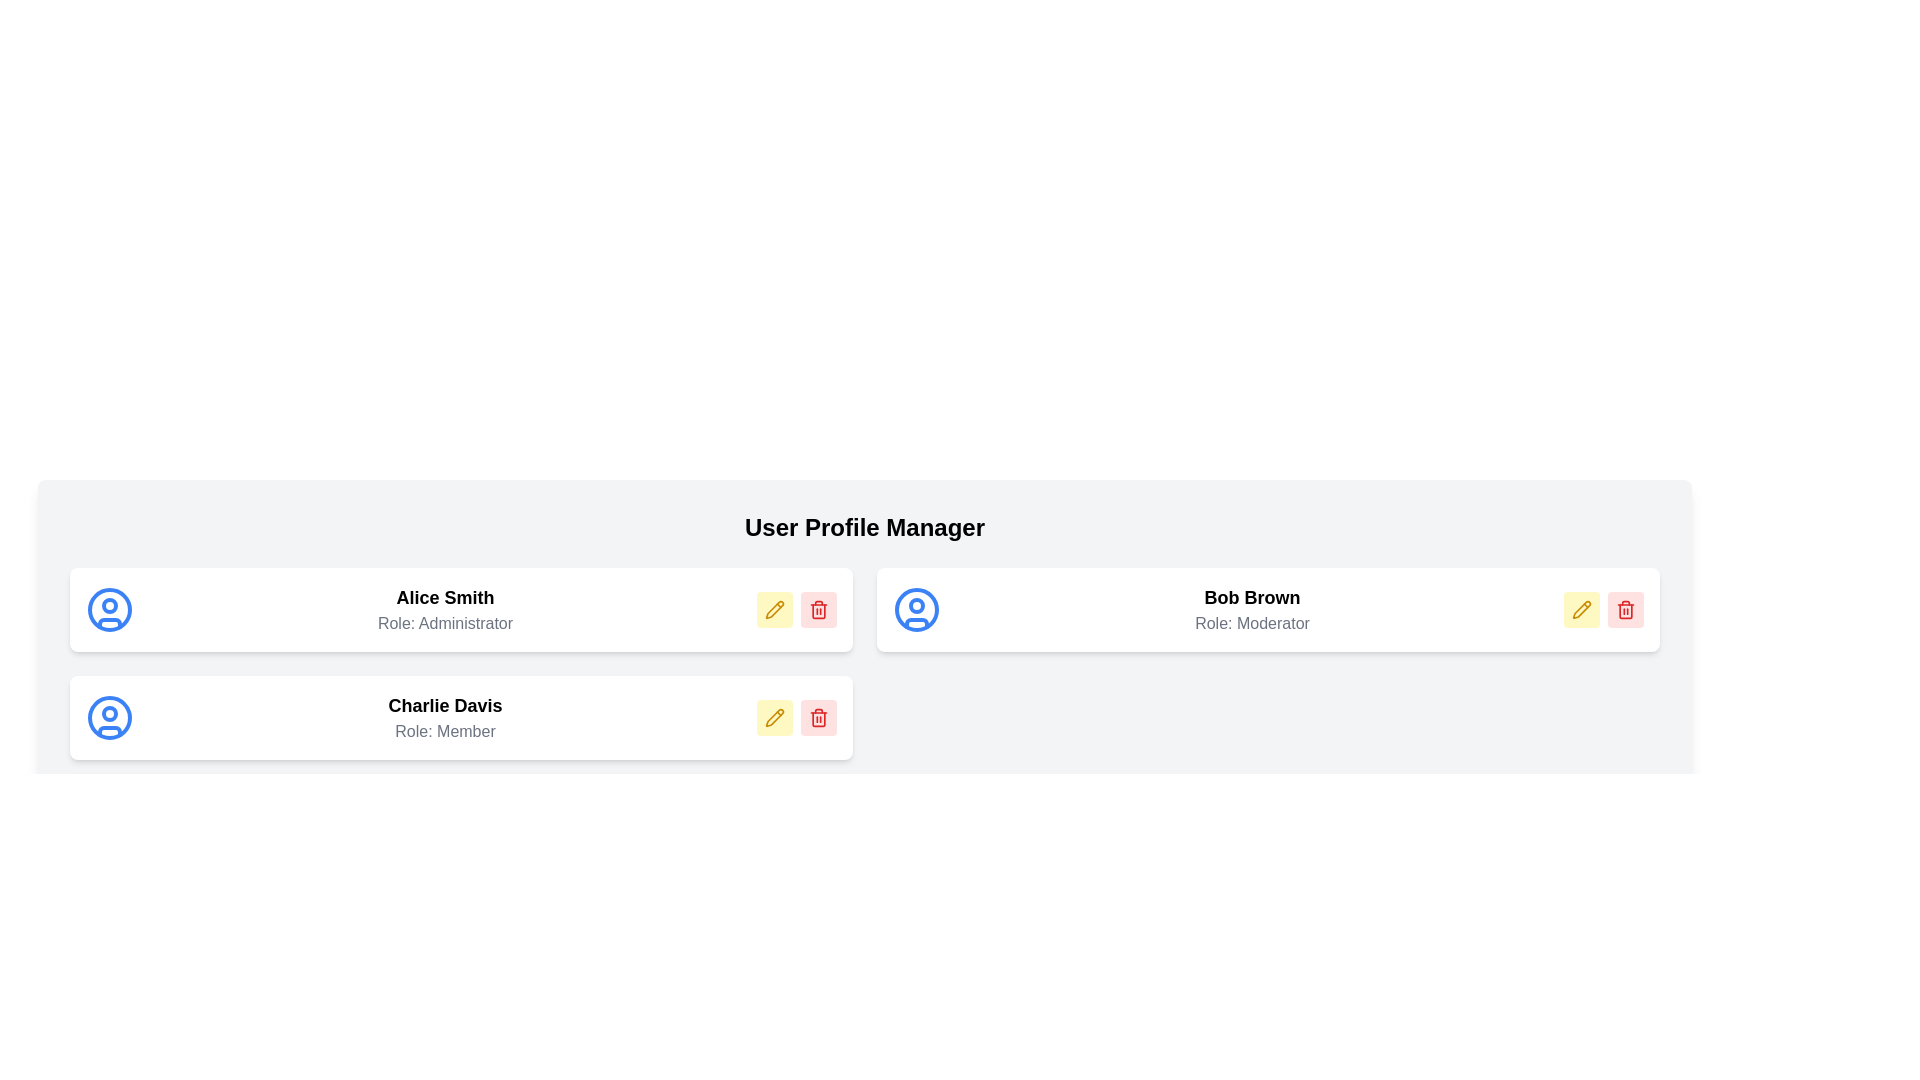 The image size is (1920, 1080). What do you see at coordinates (460, 608) in the screenshot?
I see `the user profile card located at the first position in the vertical list on the left side, which displays the name and role of a user, situated above 'Charlie Davis' and to the left of 'Bob Brown'` at bounding box center [460, 608].